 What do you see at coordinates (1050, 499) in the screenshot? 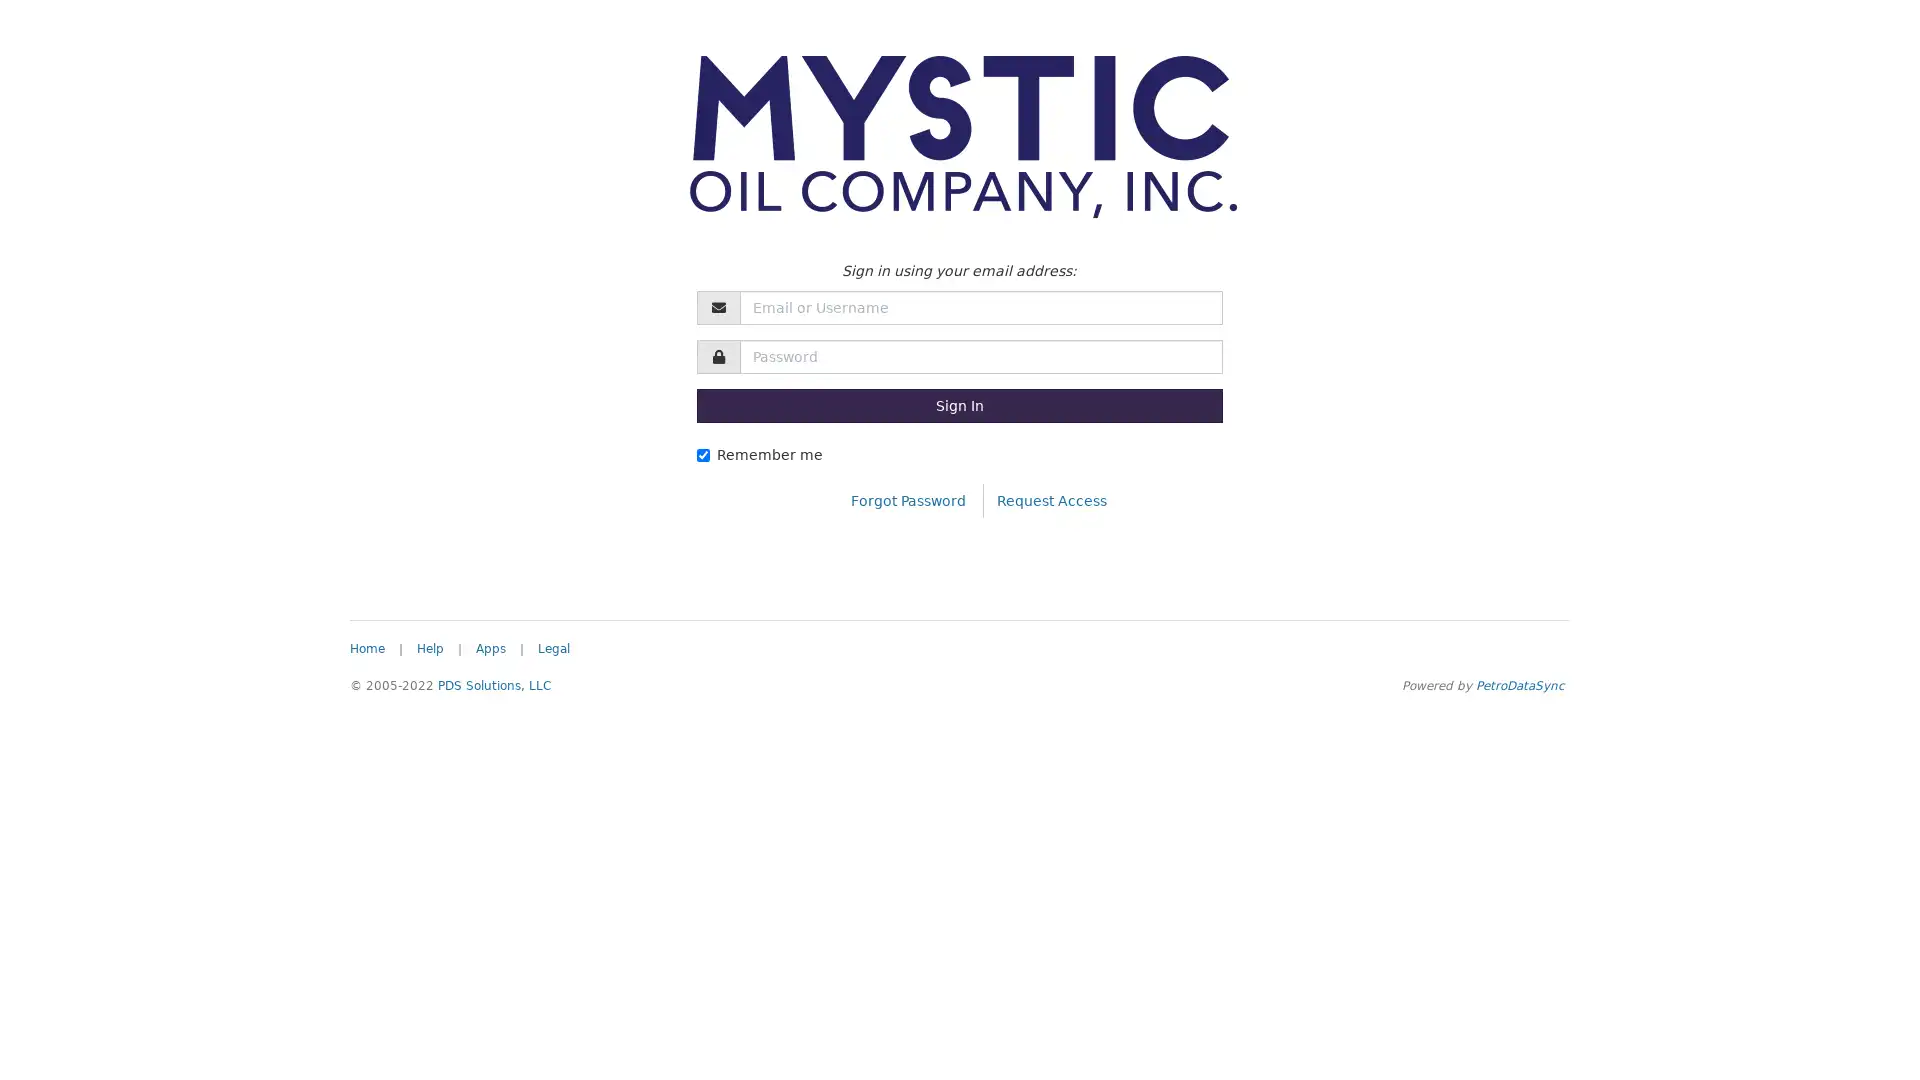
I see `Request Access` at bounding box center [1050, 499].